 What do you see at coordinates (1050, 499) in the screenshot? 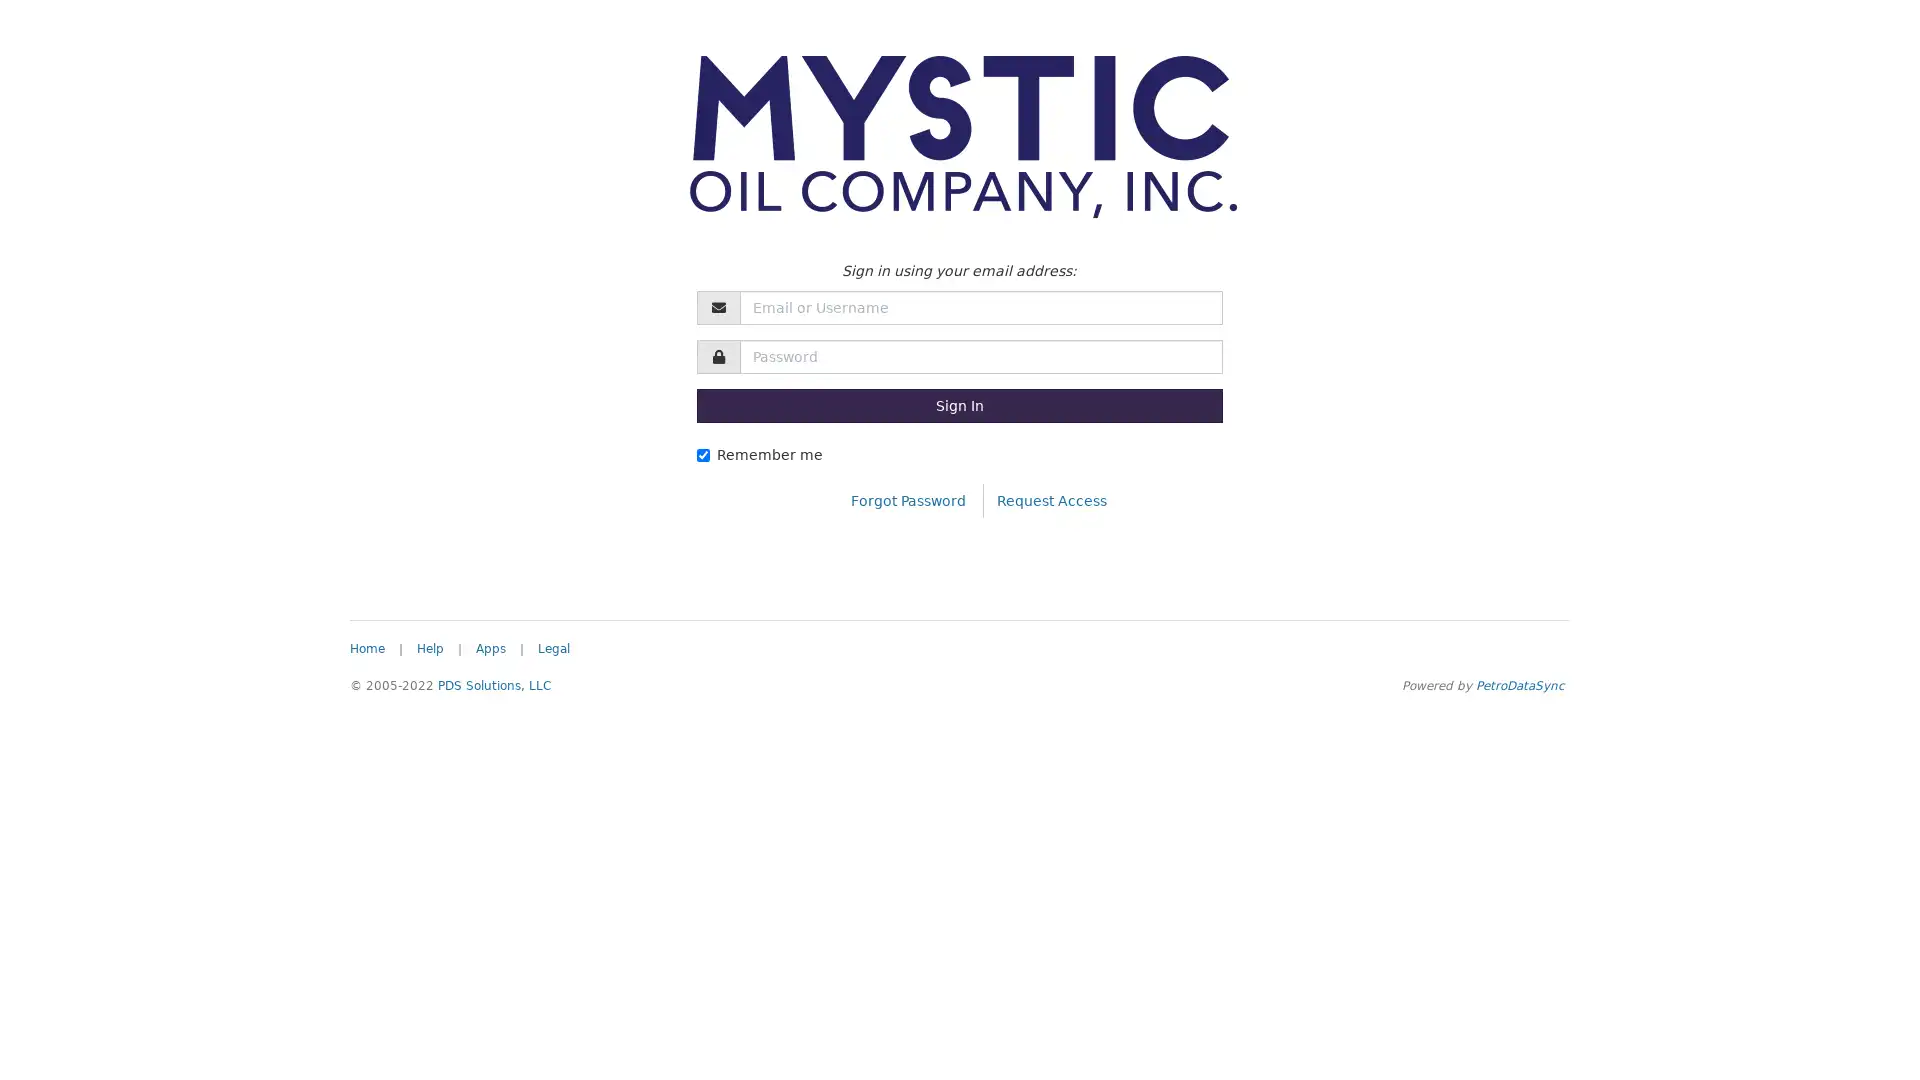
I see `Request Access` at bounding box center [1050, 499].